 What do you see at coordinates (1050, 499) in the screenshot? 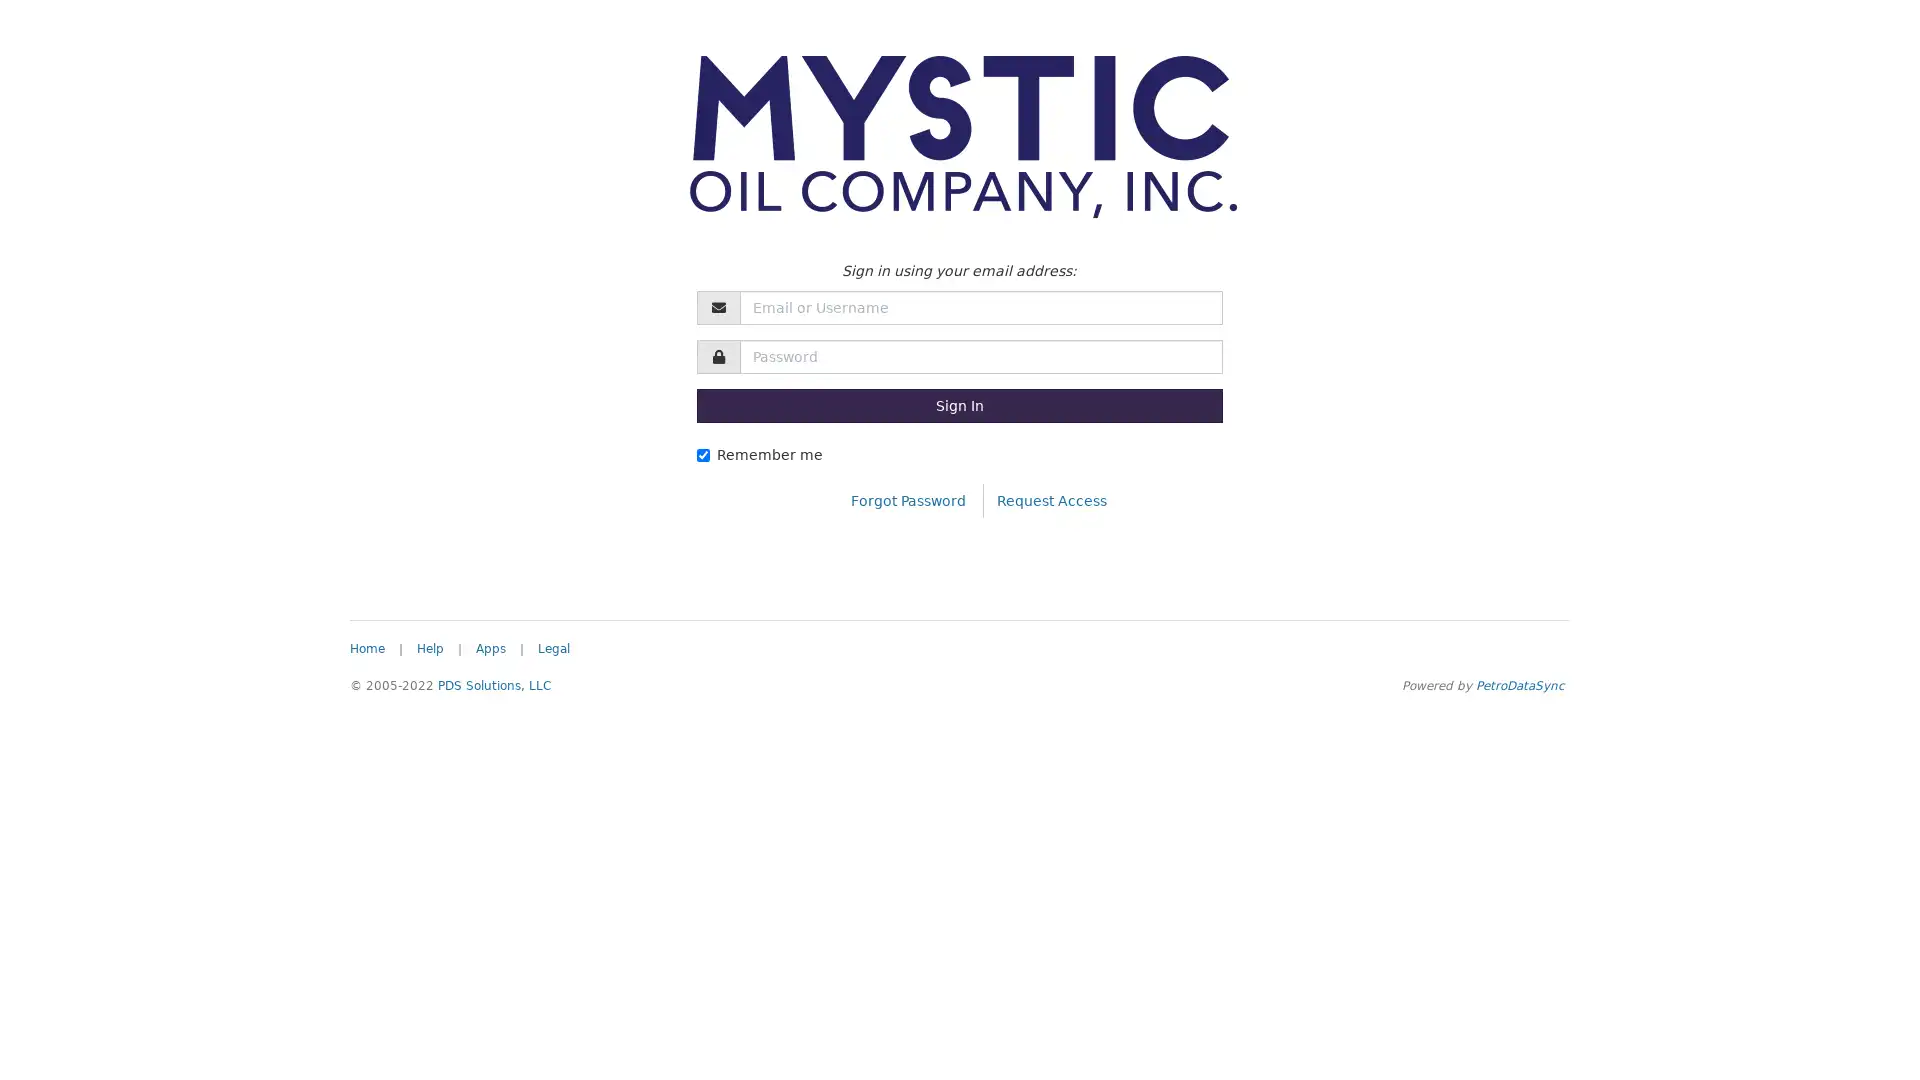
I see `Request Access` at bounding box center [1050, 499].